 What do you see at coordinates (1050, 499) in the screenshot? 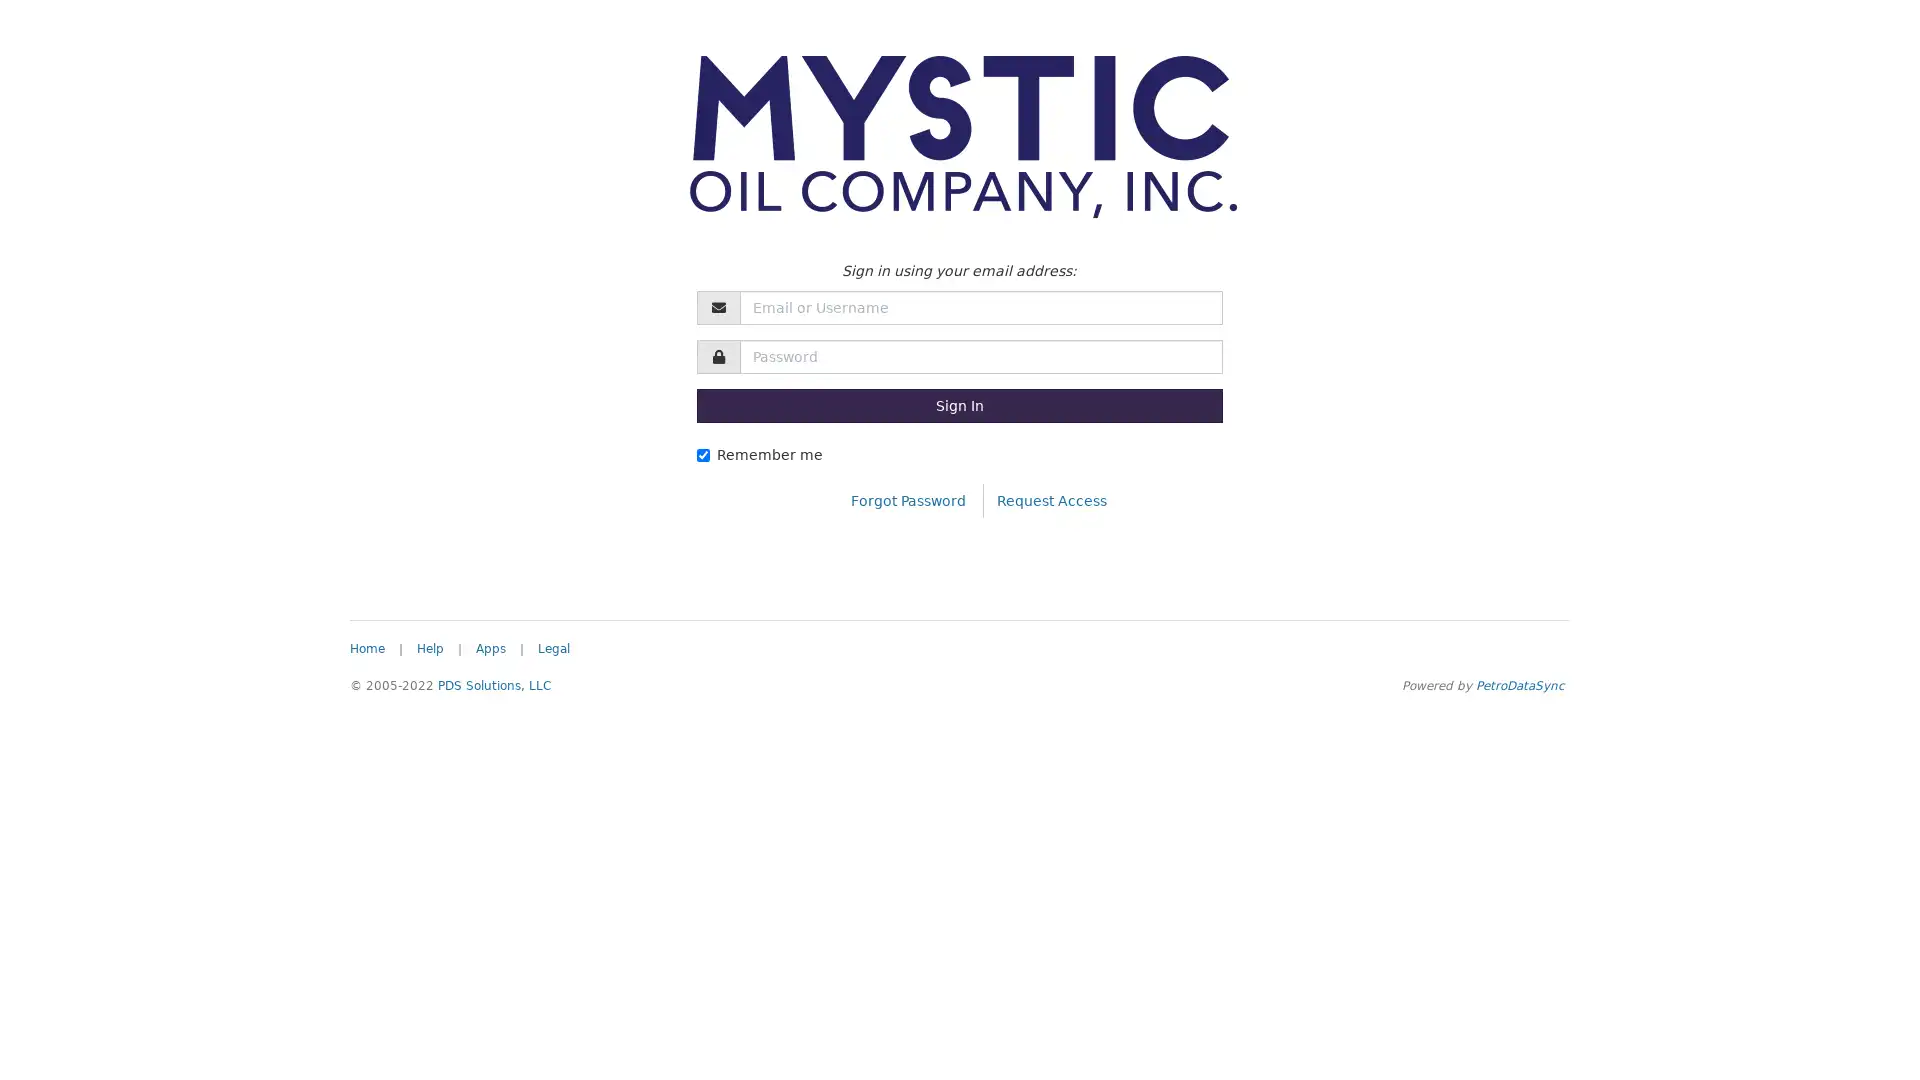
I see `Request Access` at bounding box center [1050, 499].